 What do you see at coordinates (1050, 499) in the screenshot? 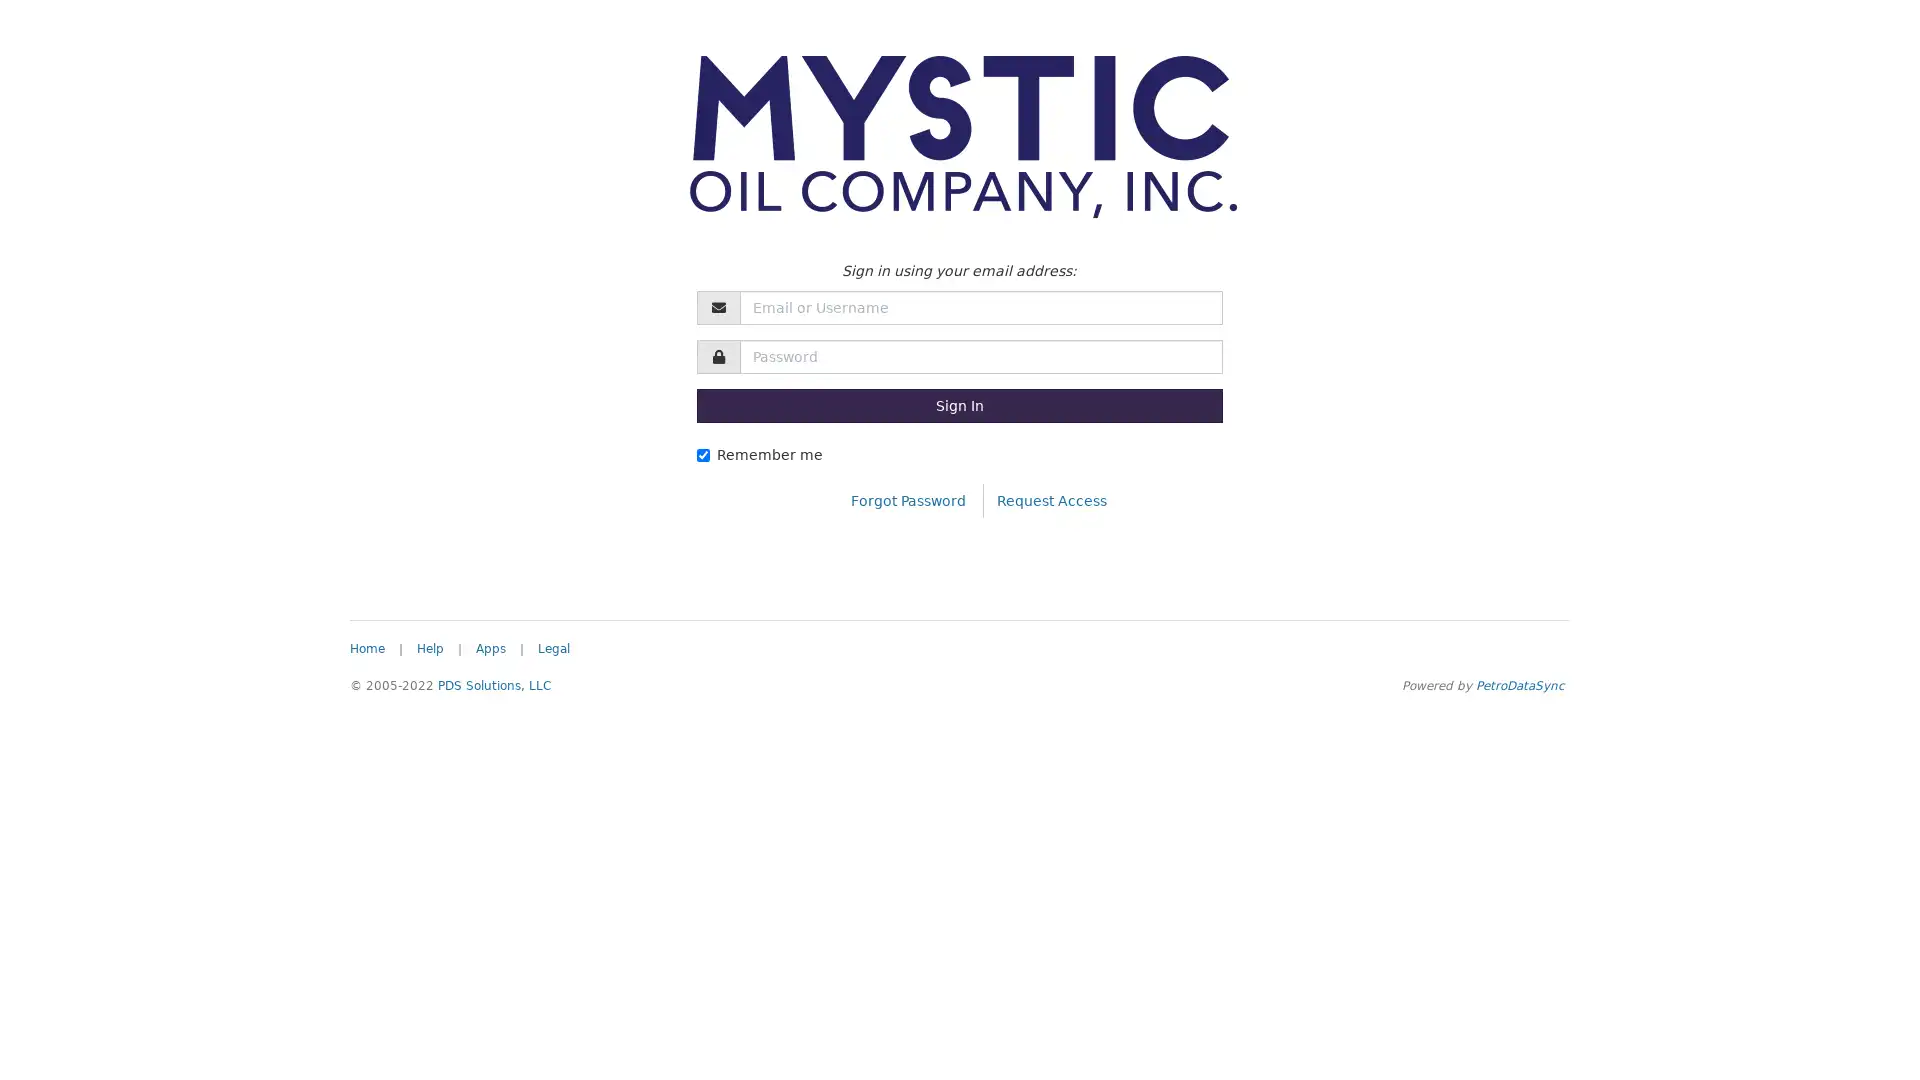
I see `Request Access` at bounding box center [1050, 499].